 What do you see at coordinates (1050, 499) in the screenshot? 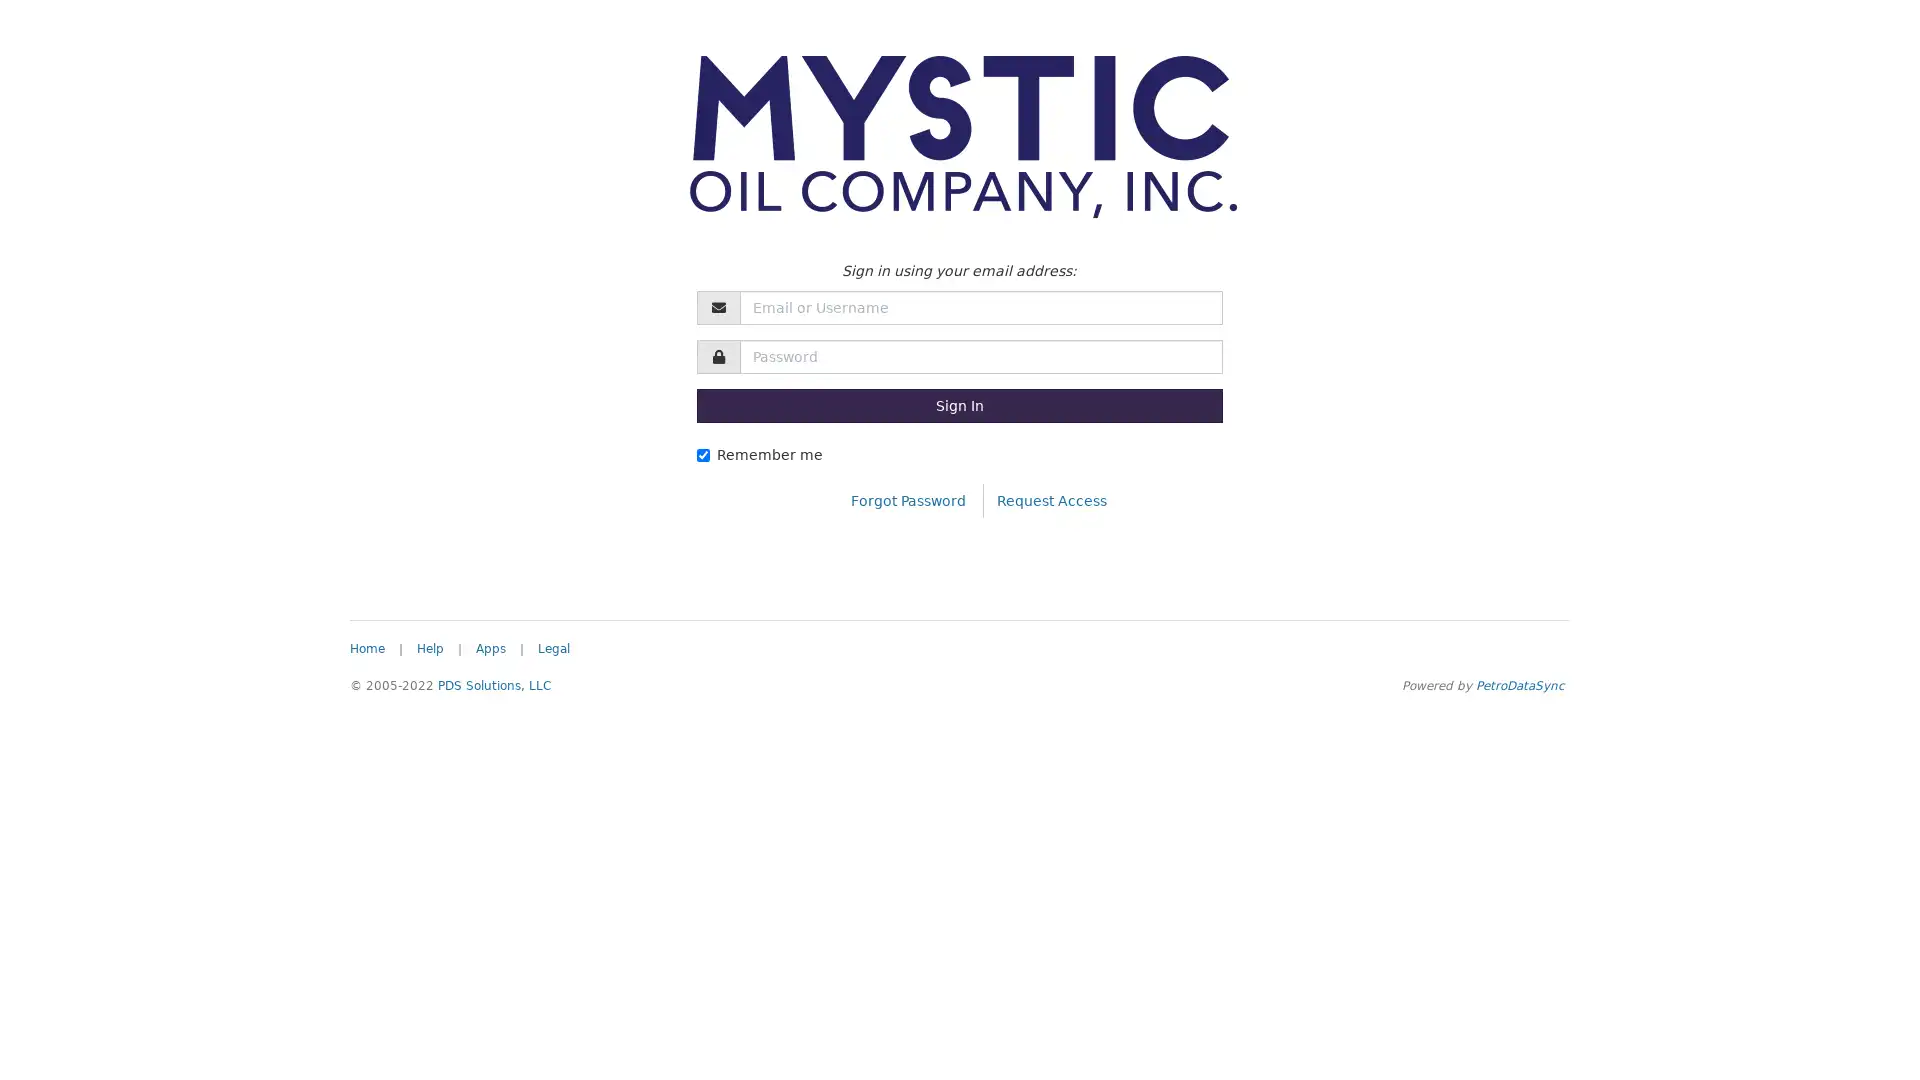
I see `Request Access` at bounding box center [1050, 499].